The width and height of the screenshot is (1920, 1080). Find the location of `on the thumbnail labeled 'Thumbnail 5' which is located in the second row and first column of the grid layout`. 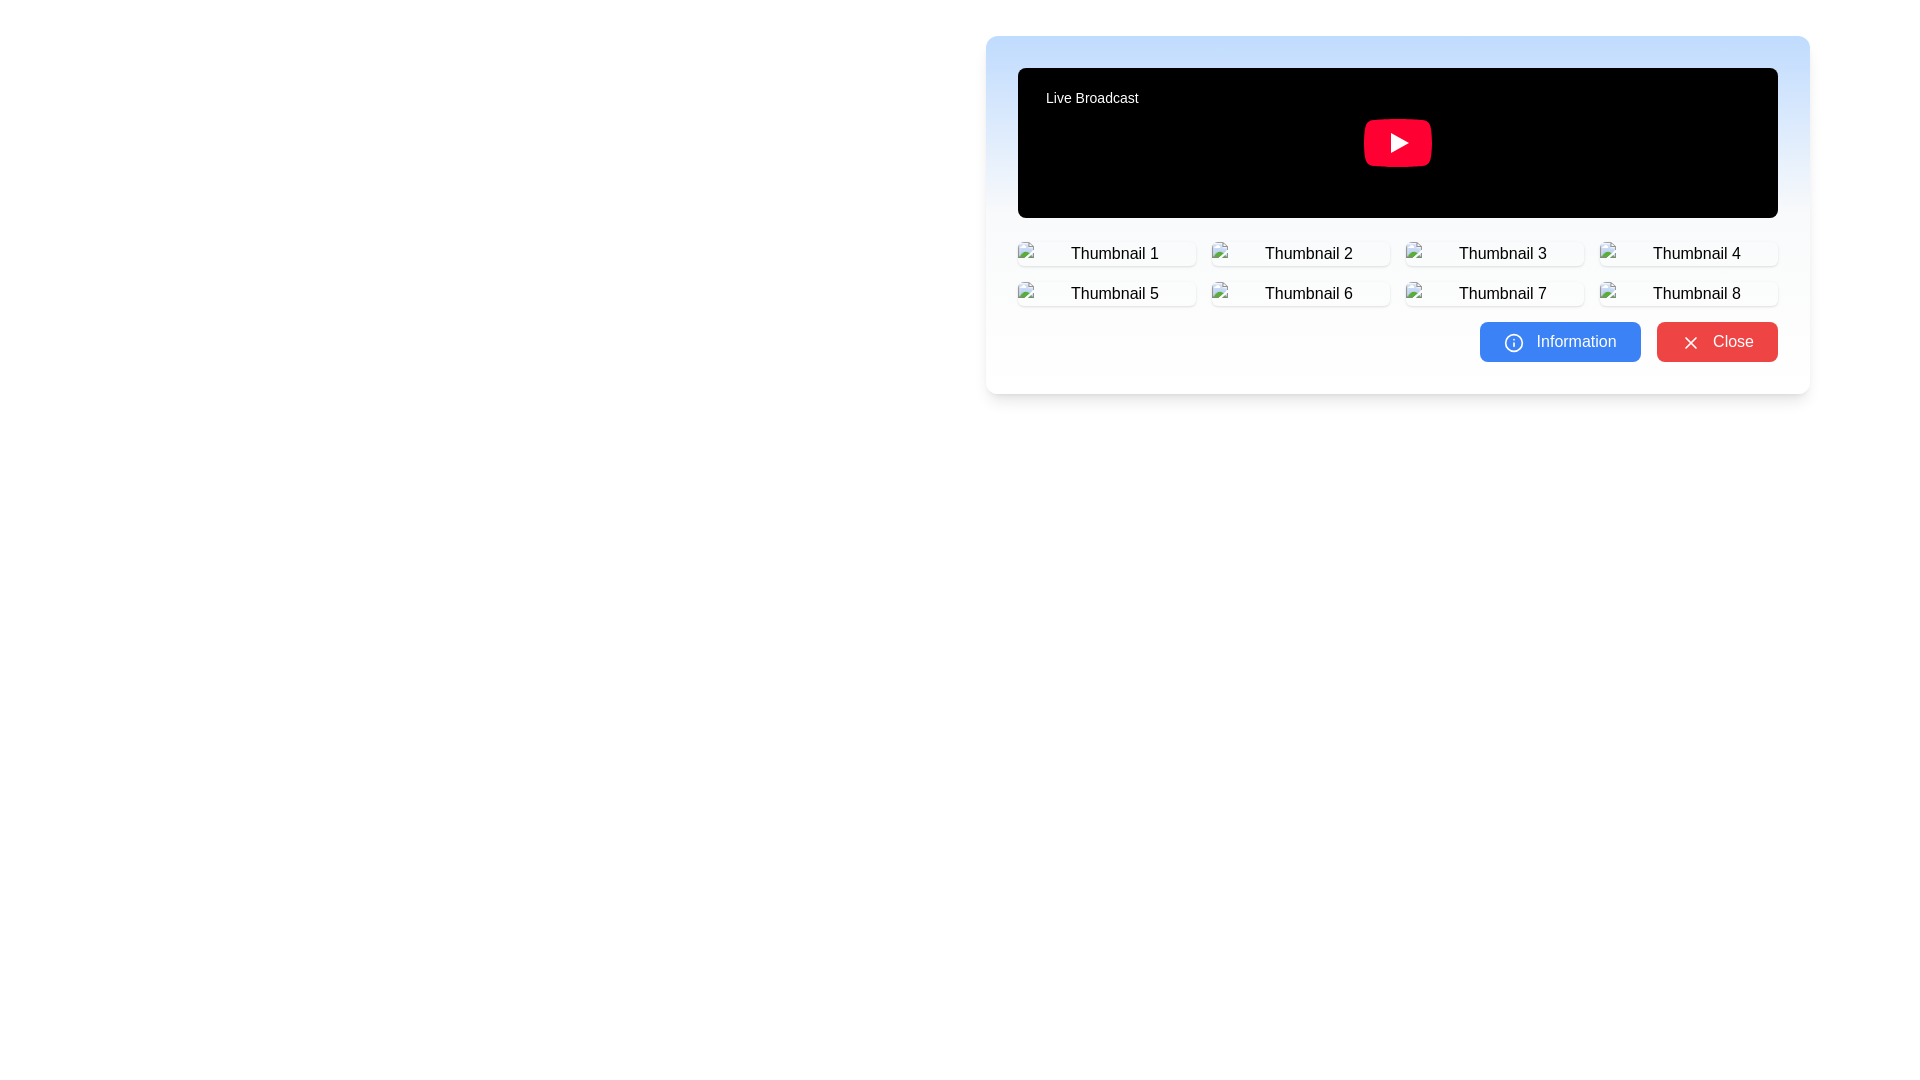

on the thumbnail labeled 'Thumbnail 5' which is located in the second row and first column of the grid layout is located at coordinates (1106, 293).